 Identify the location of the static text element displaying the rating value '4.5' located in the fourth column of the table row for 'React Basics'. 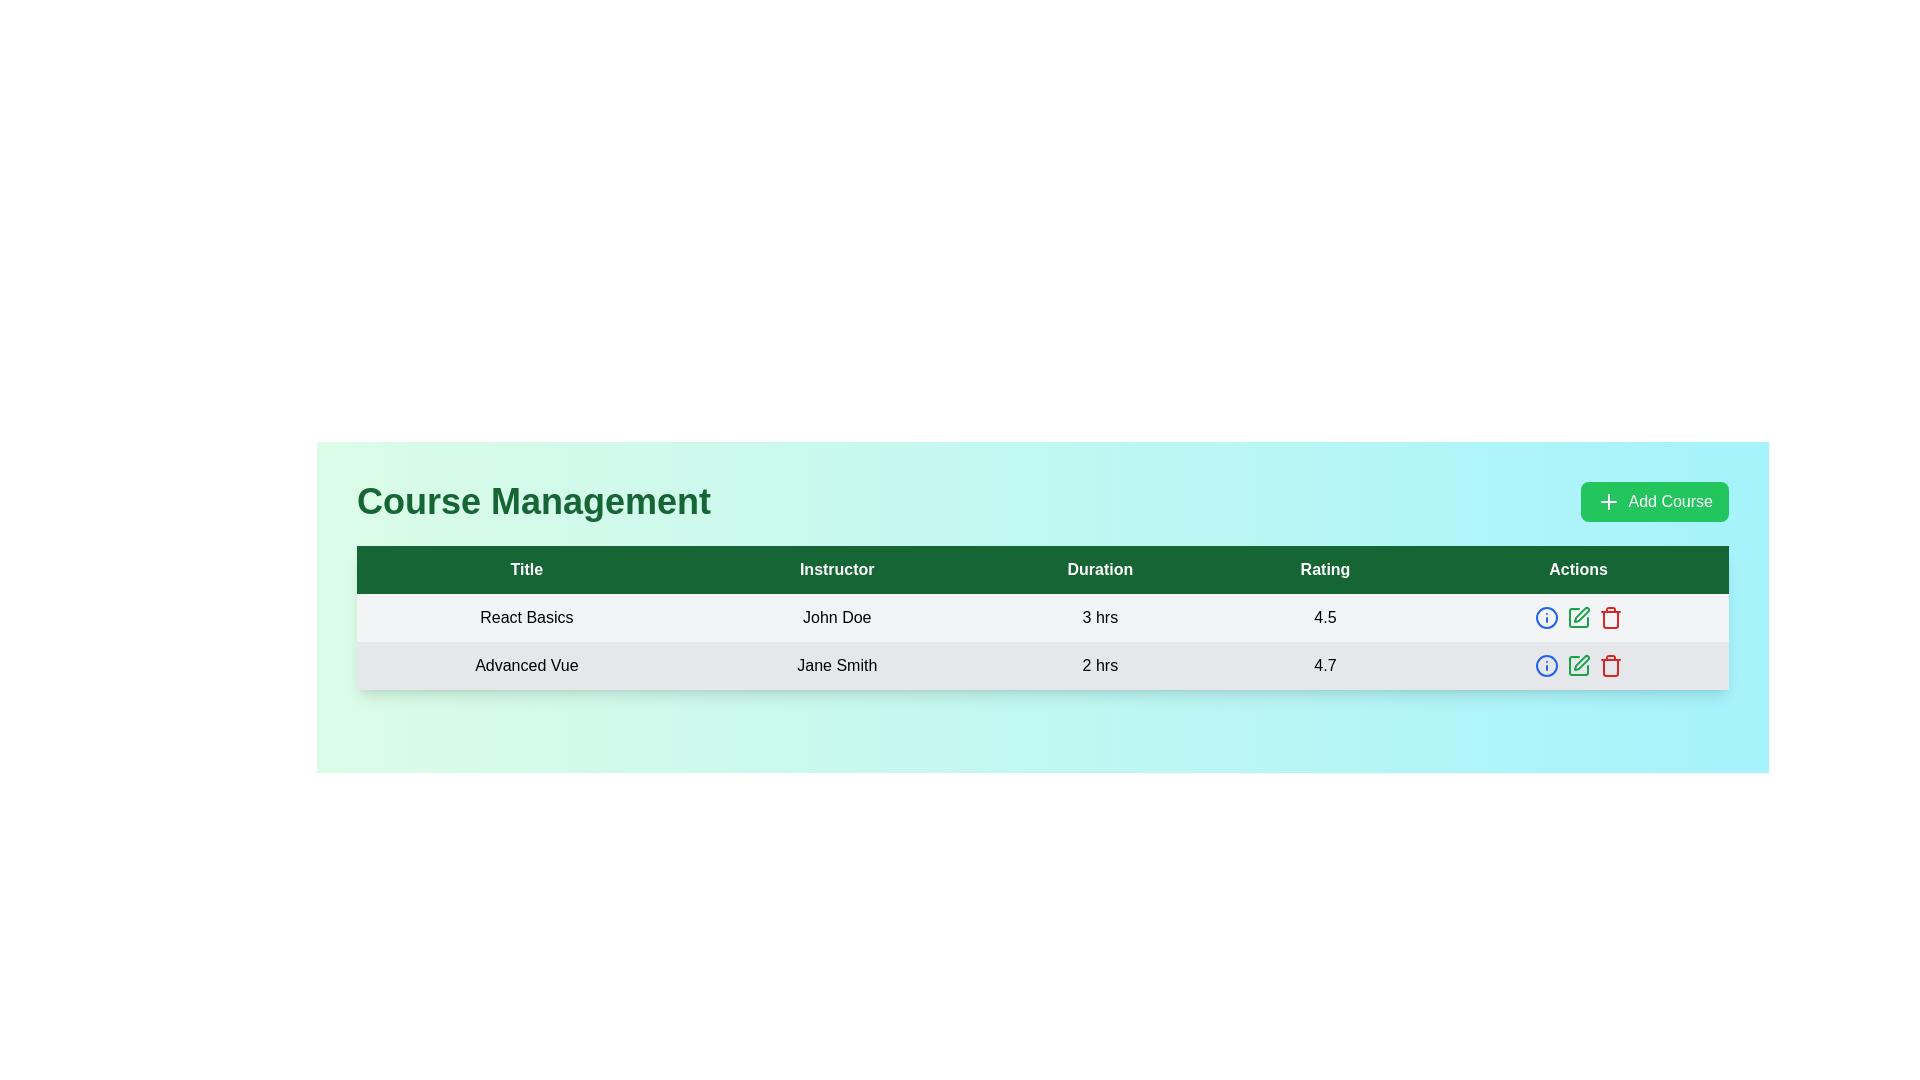
(1325, 616).